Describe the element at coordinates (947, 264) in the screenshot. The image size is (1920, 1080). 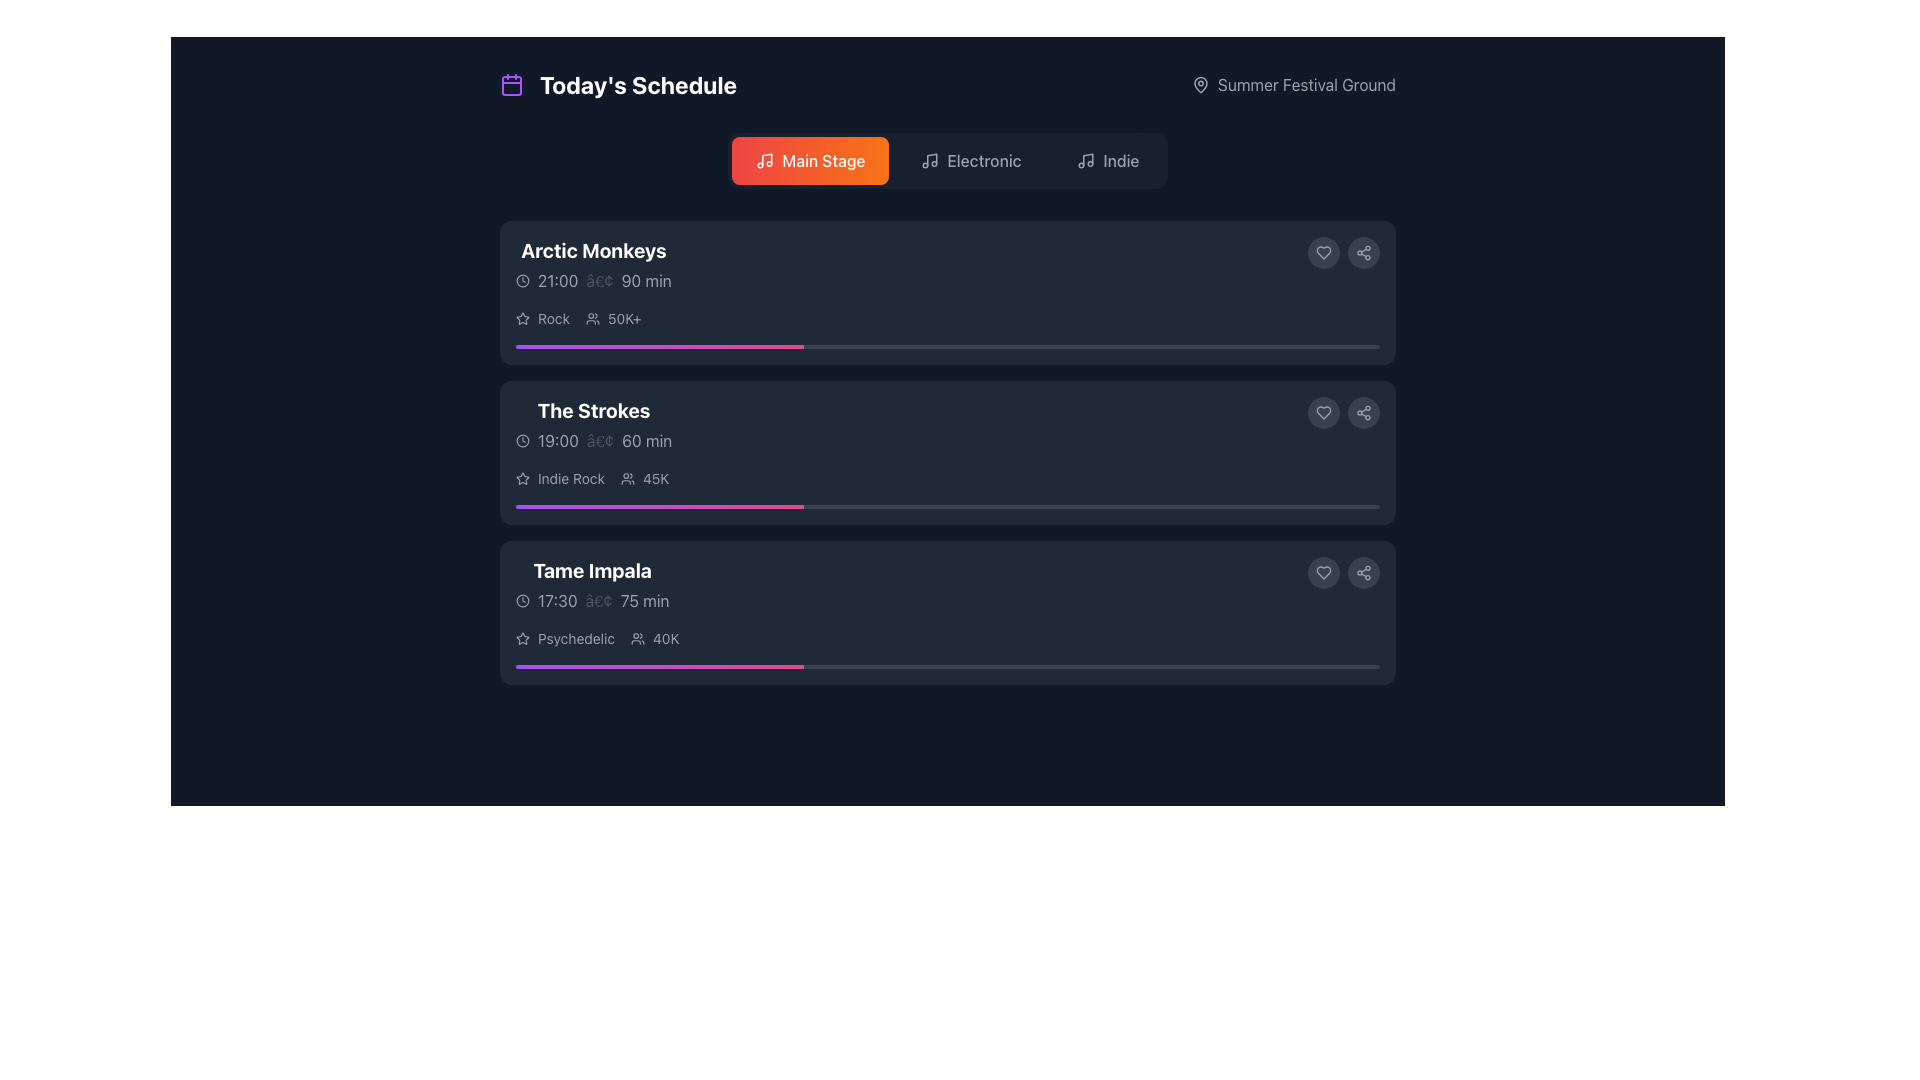
I see `the Informational card element that displays event details including title, time, and duration, located at the topmost entry under the 'Main Stage' tab` at that location.